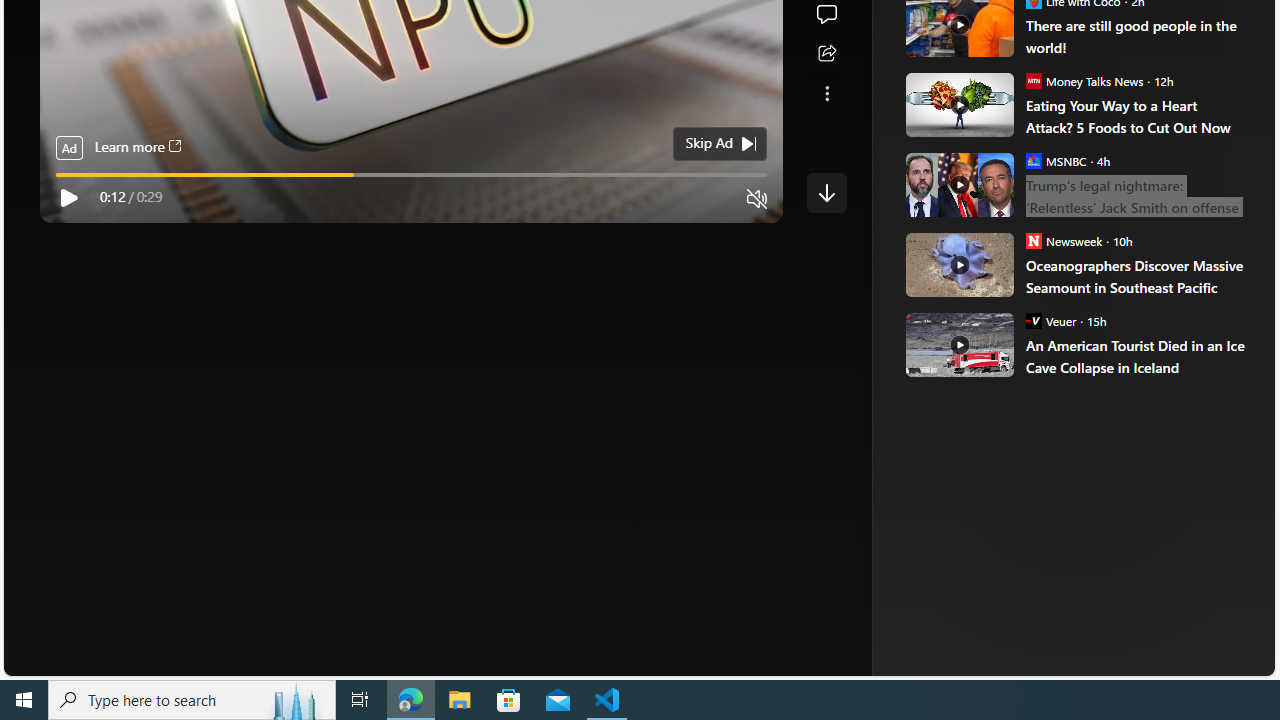 This screenshot has height=720, width=1280. I want to click on 'video progress bar', so click(410, 174).